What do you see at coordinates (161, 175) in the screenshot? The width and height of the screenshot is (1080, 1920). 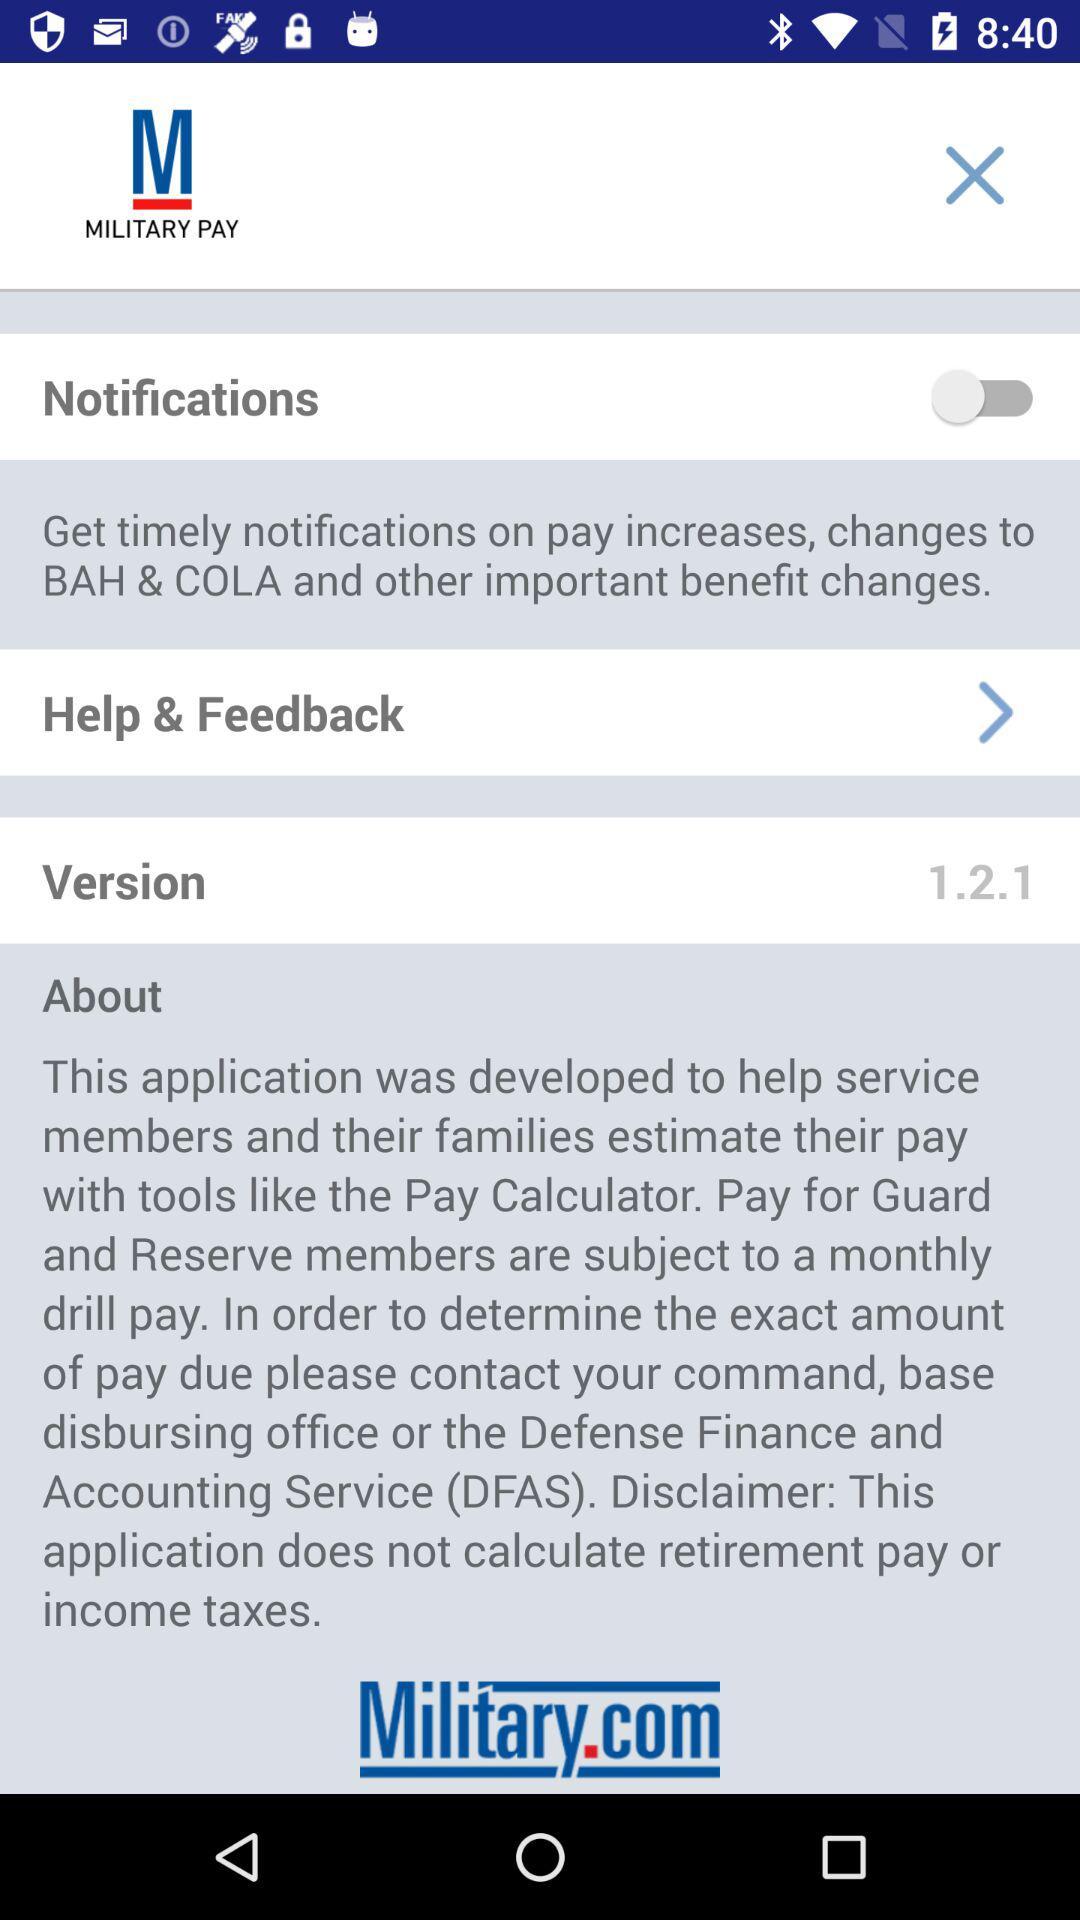 I see `logo` at bounding box center [161, 175].